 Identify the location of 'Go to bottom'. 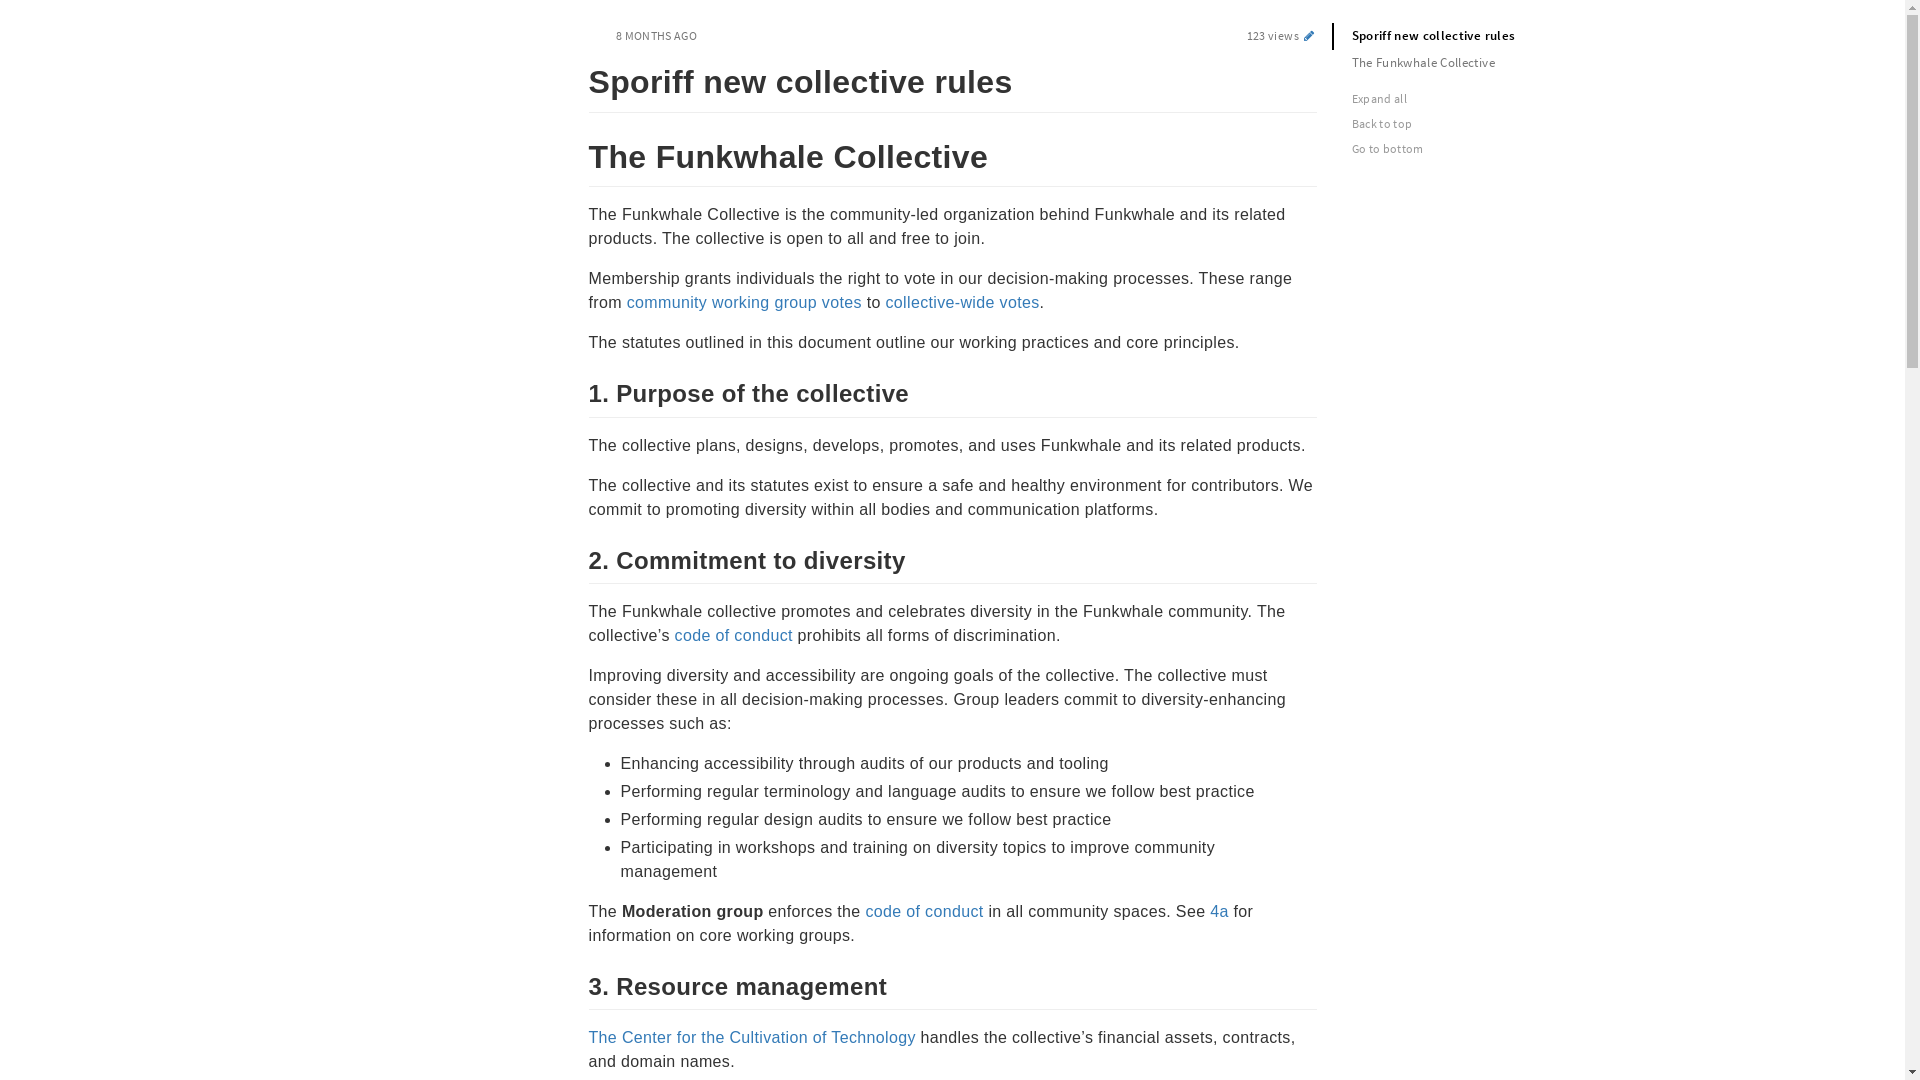
(1470, 147).